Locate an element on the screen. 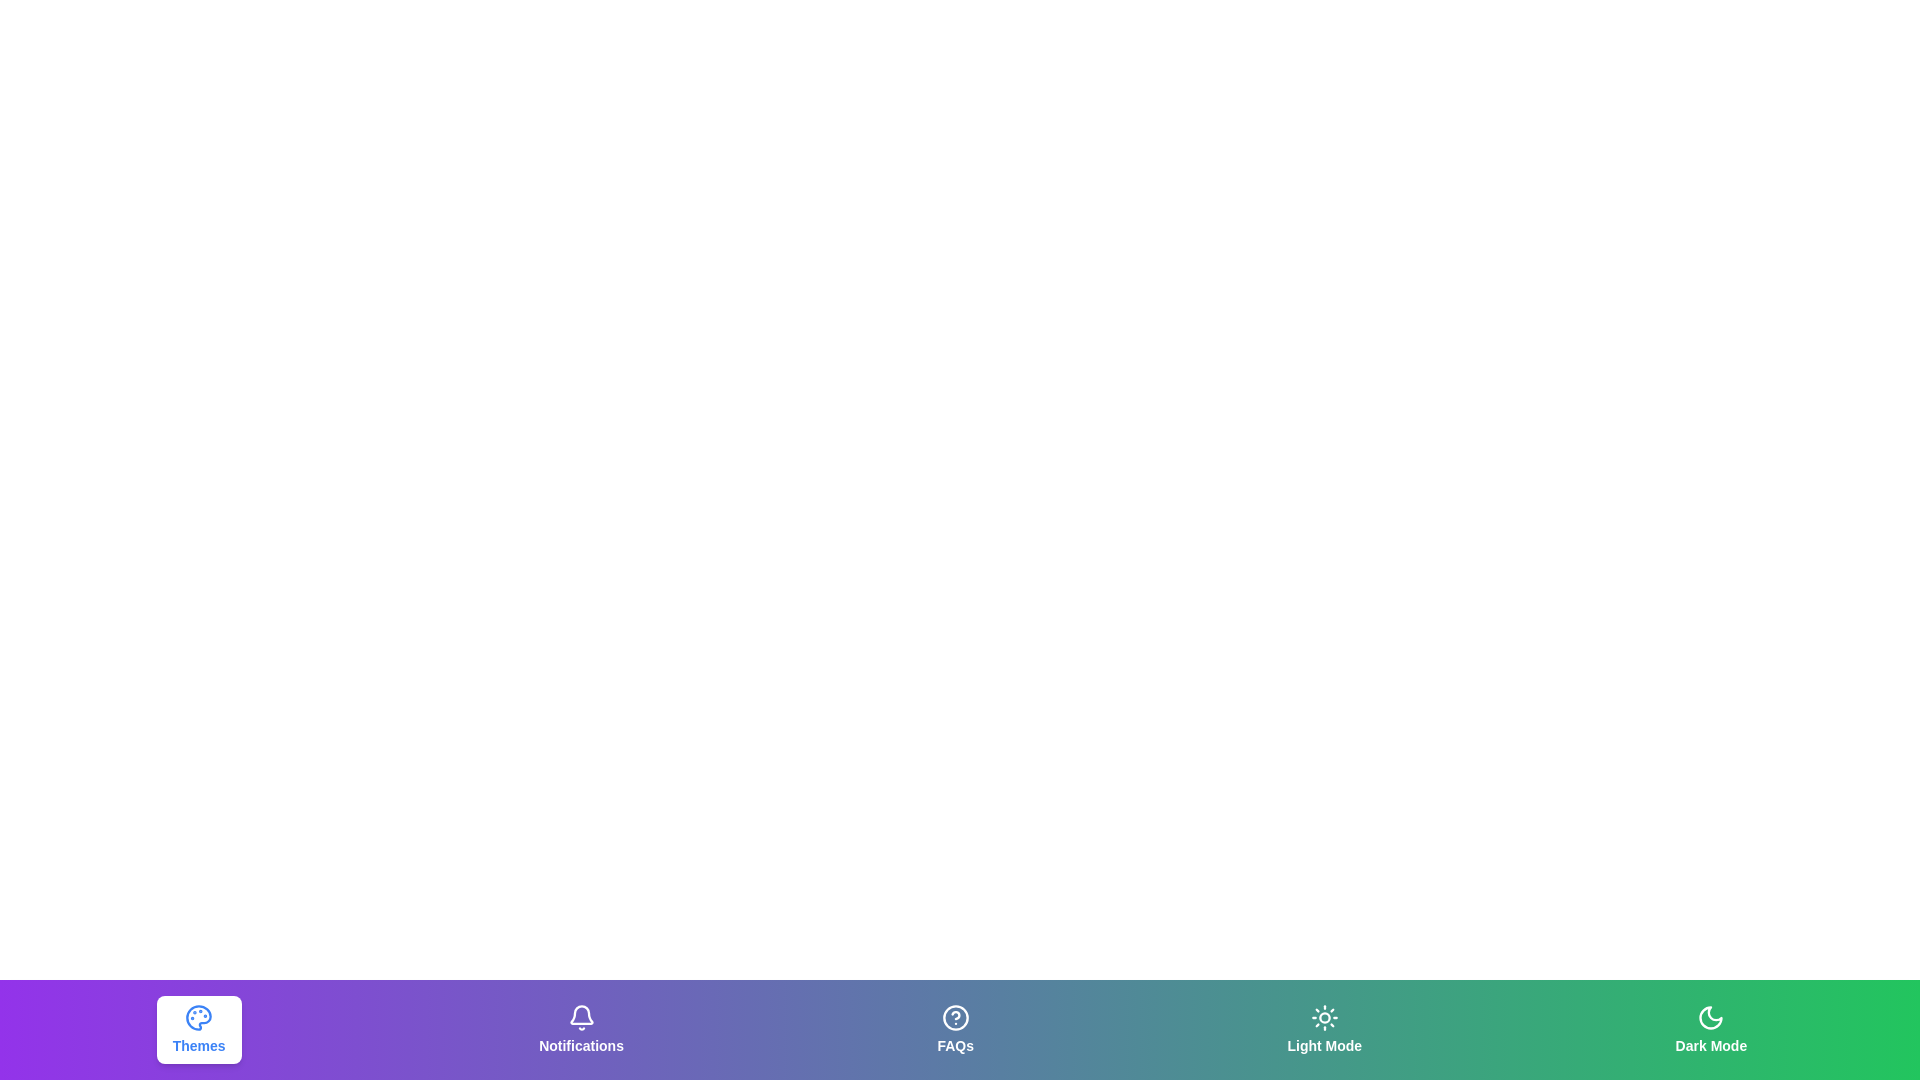 The width and height of the screenshot is (1920, 1080). the tab labeled Notifications to select it is located at coordinates (579, 1029).